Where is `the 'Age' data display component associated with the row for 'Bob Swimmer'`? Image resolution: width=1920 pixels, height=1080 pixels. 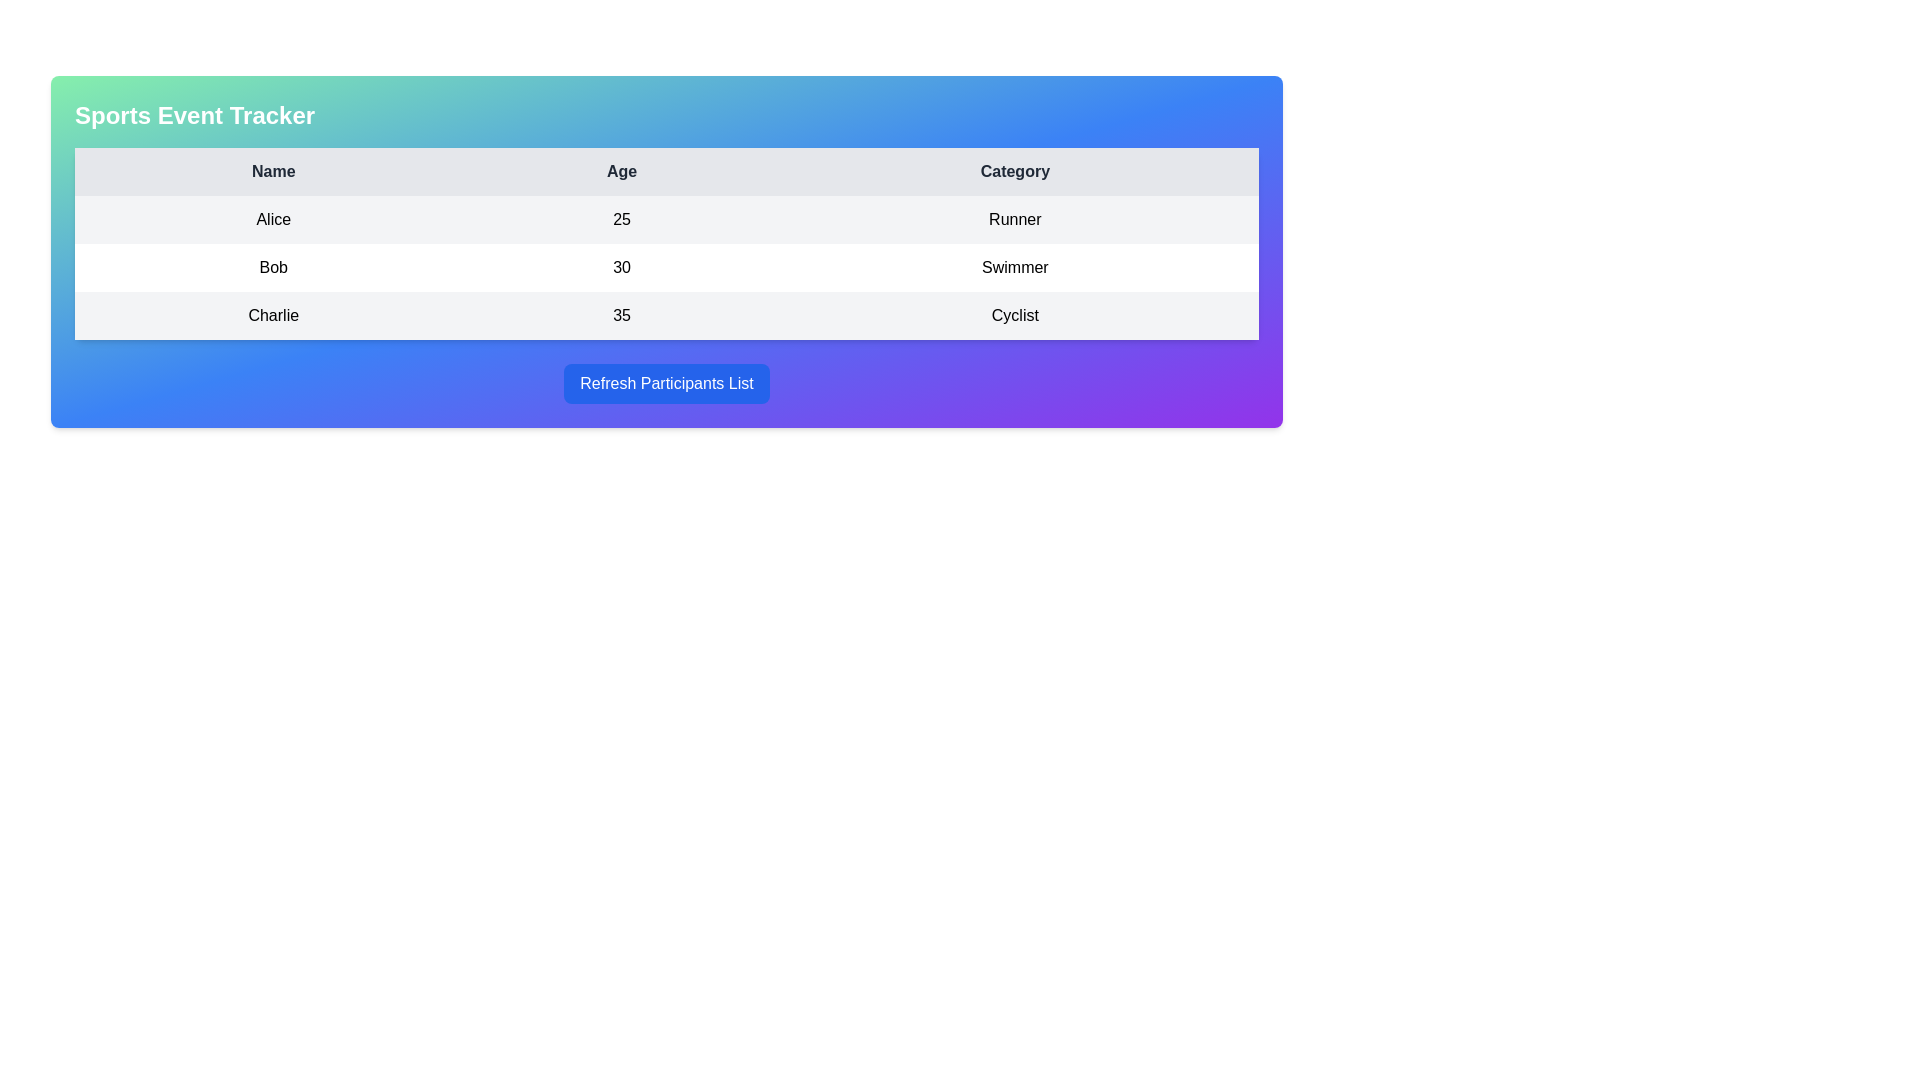 the 'Age' data display component associated with the row for 'Bob Swimmer' is located at coordinates (621, 266).